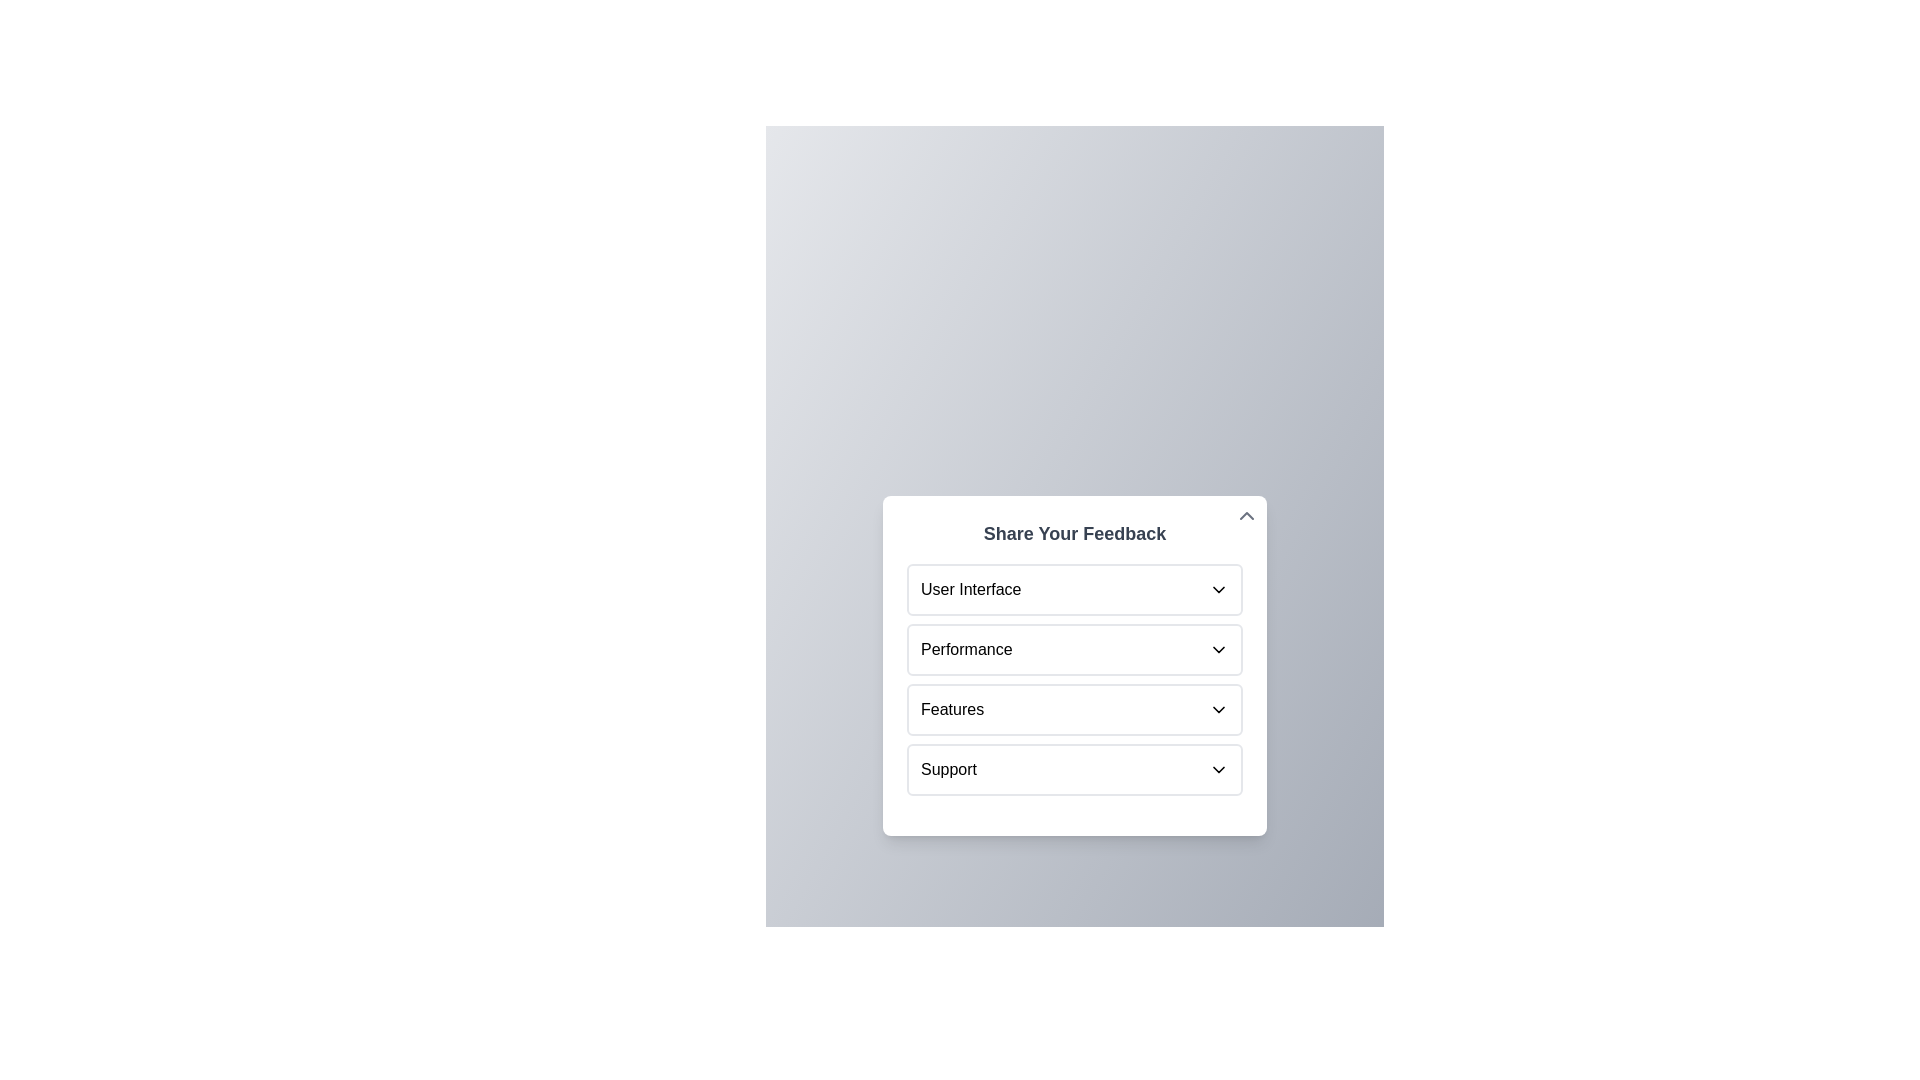  Describe the element at coordinates (1218, 589) in the screenshot. I see `the chevron-down indicator icon located to the far right of the 'User Interface' section to interact with the dropdown menu` at that location.